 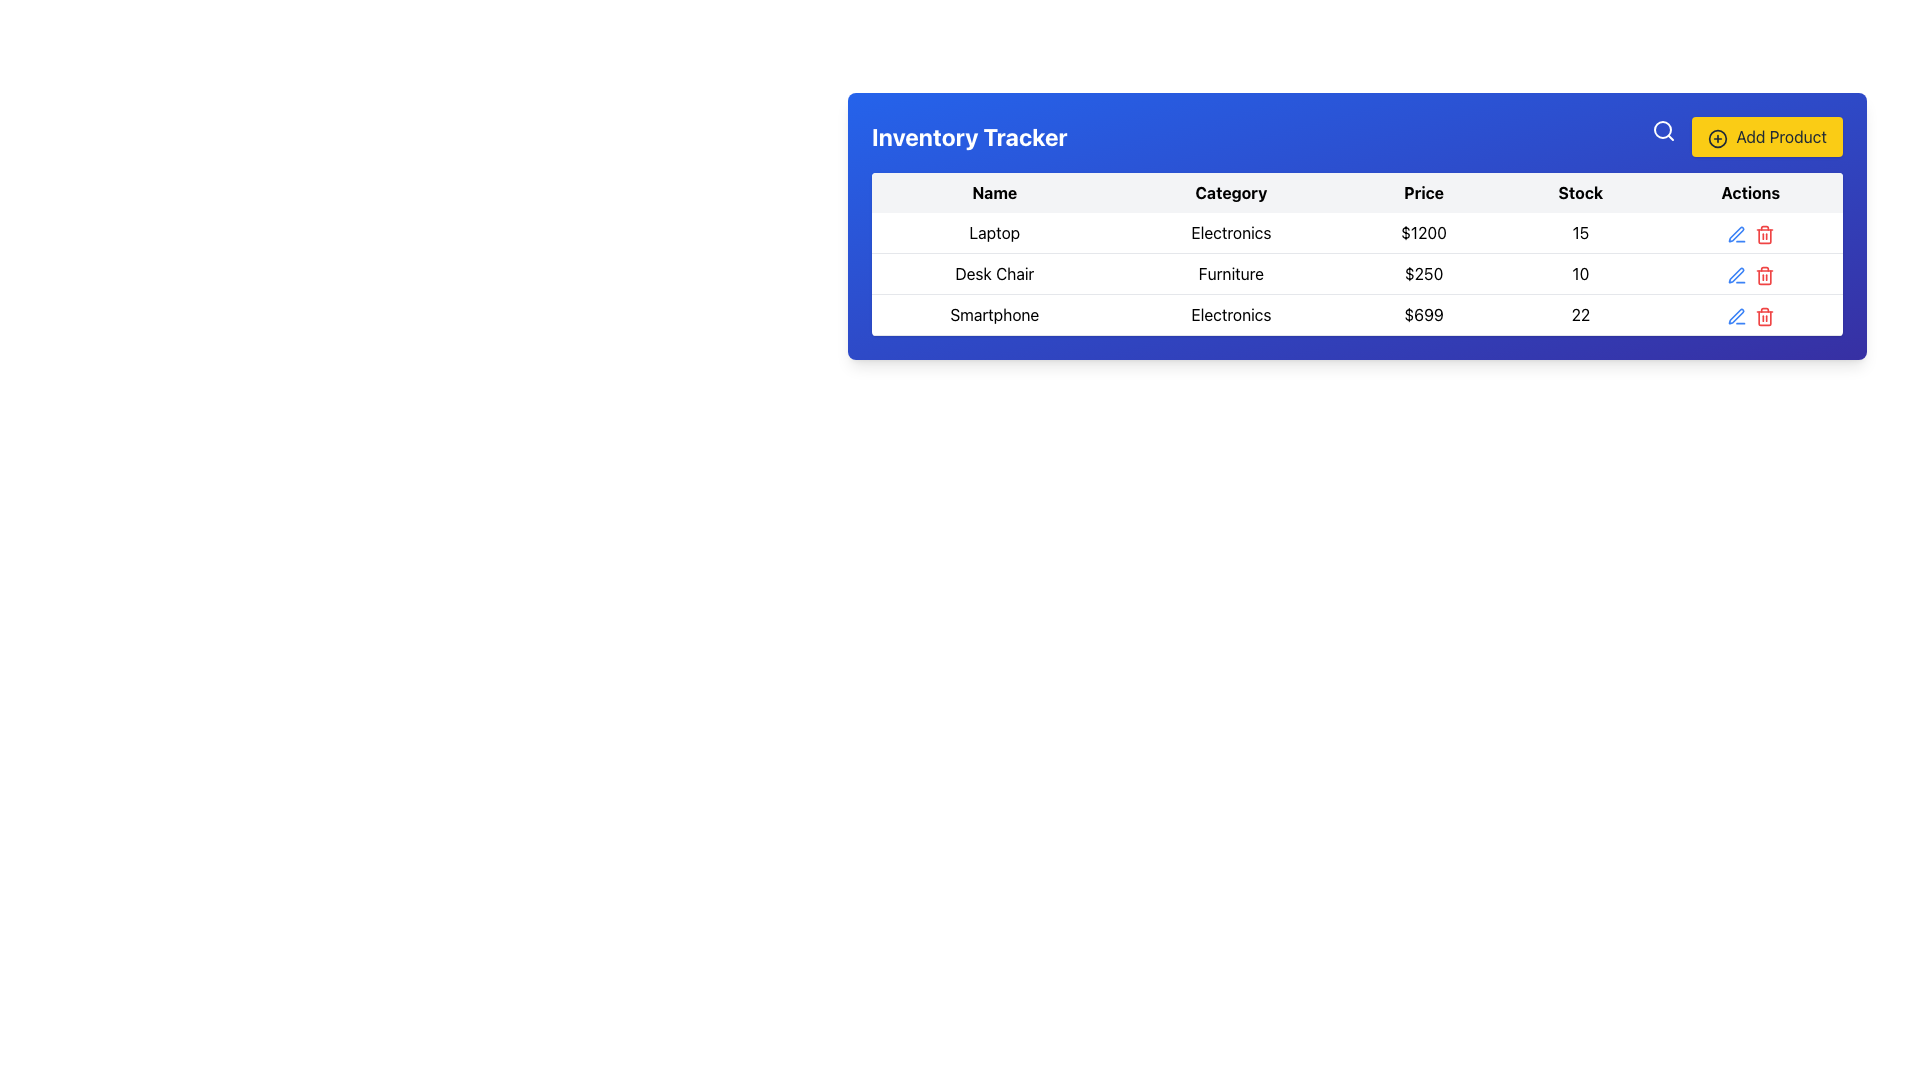 I want to click on the 'Electronics' text label in the 'Category' column of the 'Inventory Tracker' table, so click(x=1230, y=315).